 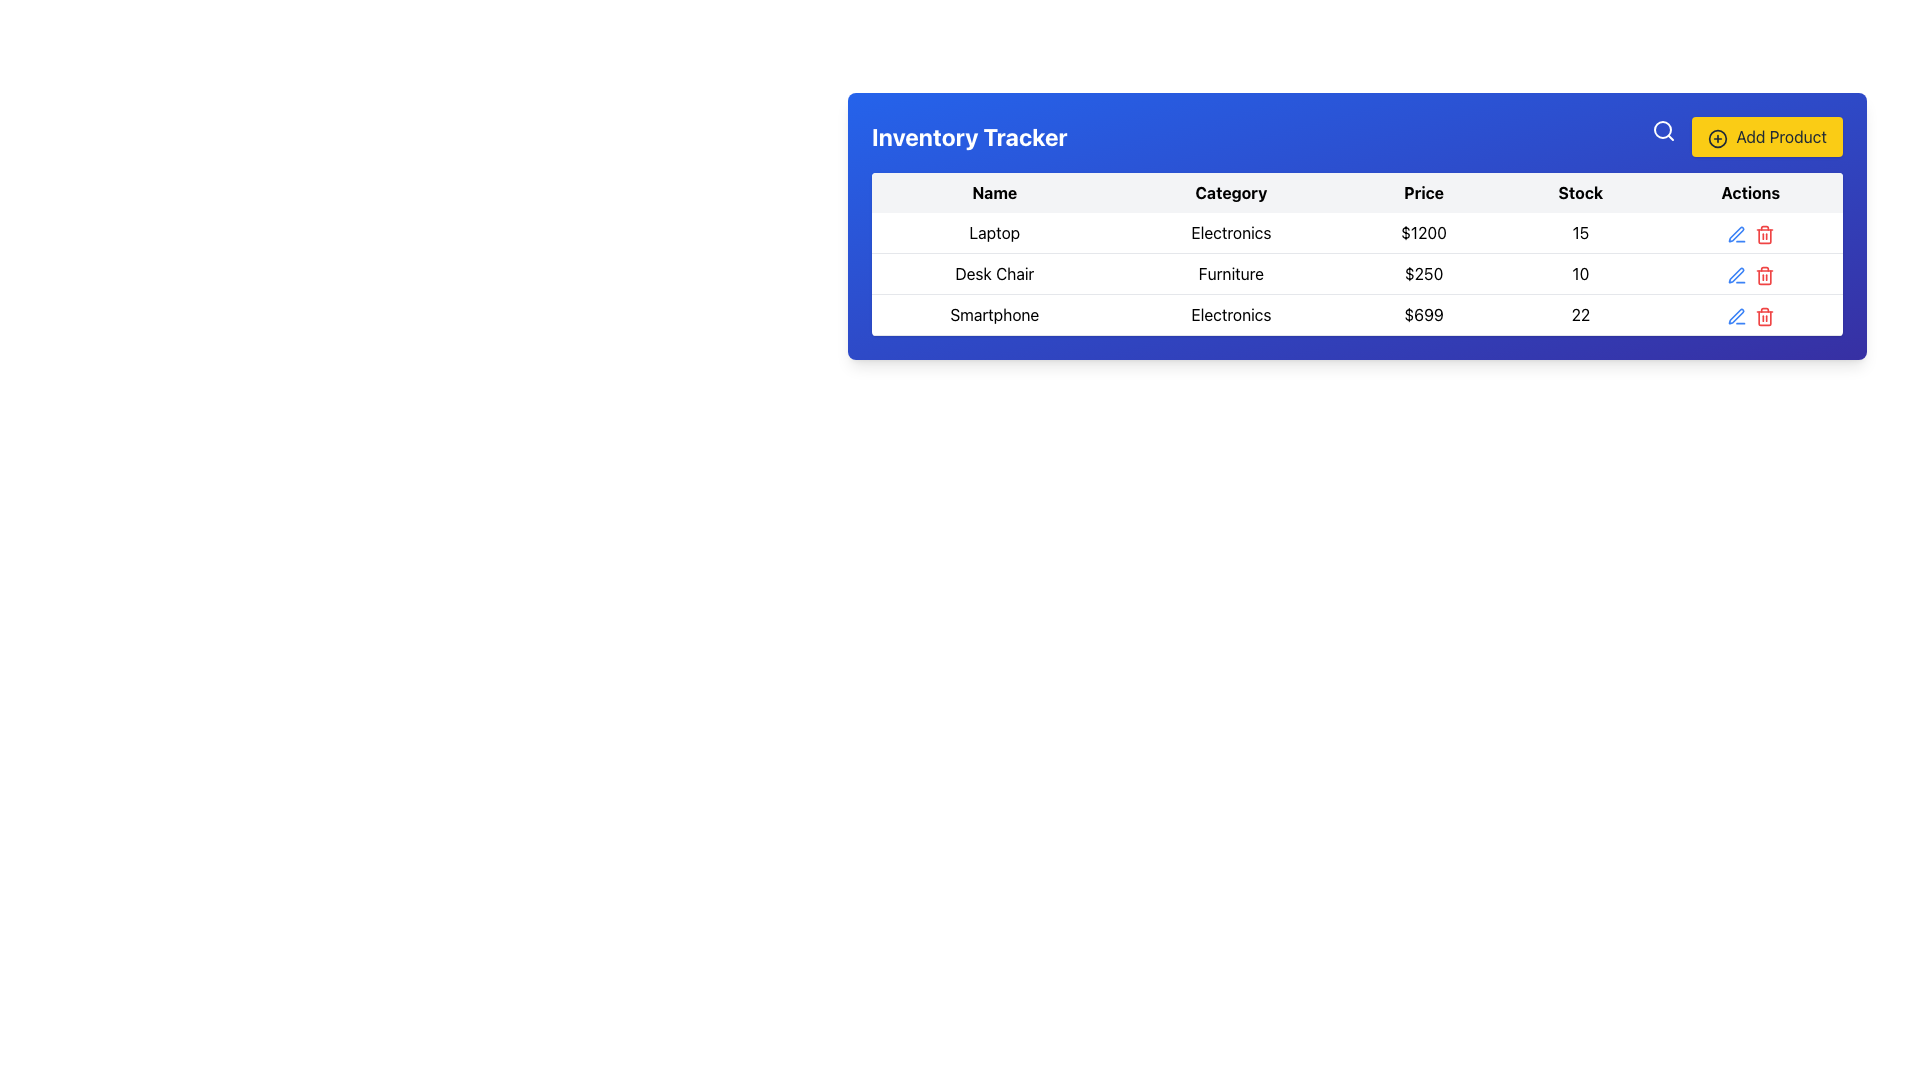 I want to click on the 'Electronics' text label in the 'Category' column of the 'Inventory Tracker' table, so click(x=1230, y=315).